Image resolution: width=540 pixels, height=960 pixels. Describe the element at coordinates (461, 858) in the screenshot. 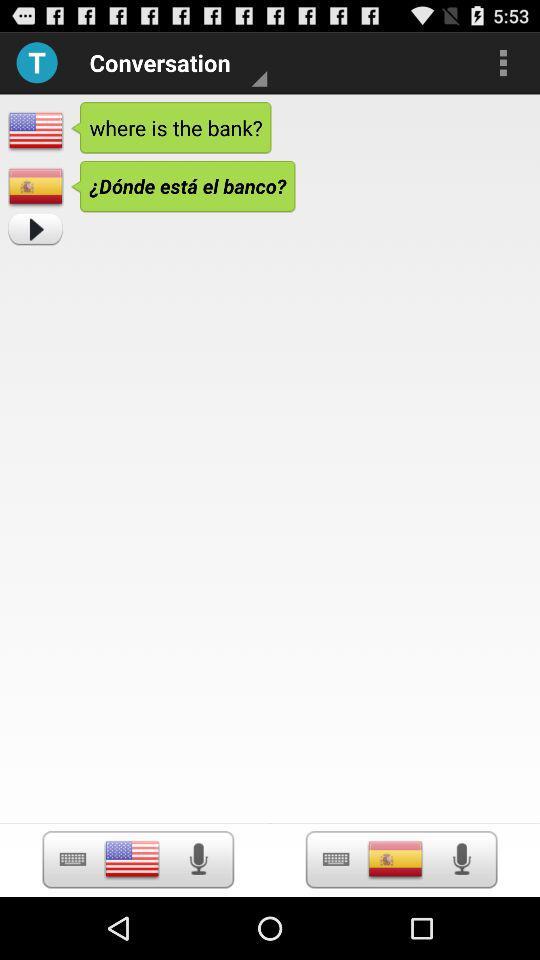

I see `listen to translation` at that location.